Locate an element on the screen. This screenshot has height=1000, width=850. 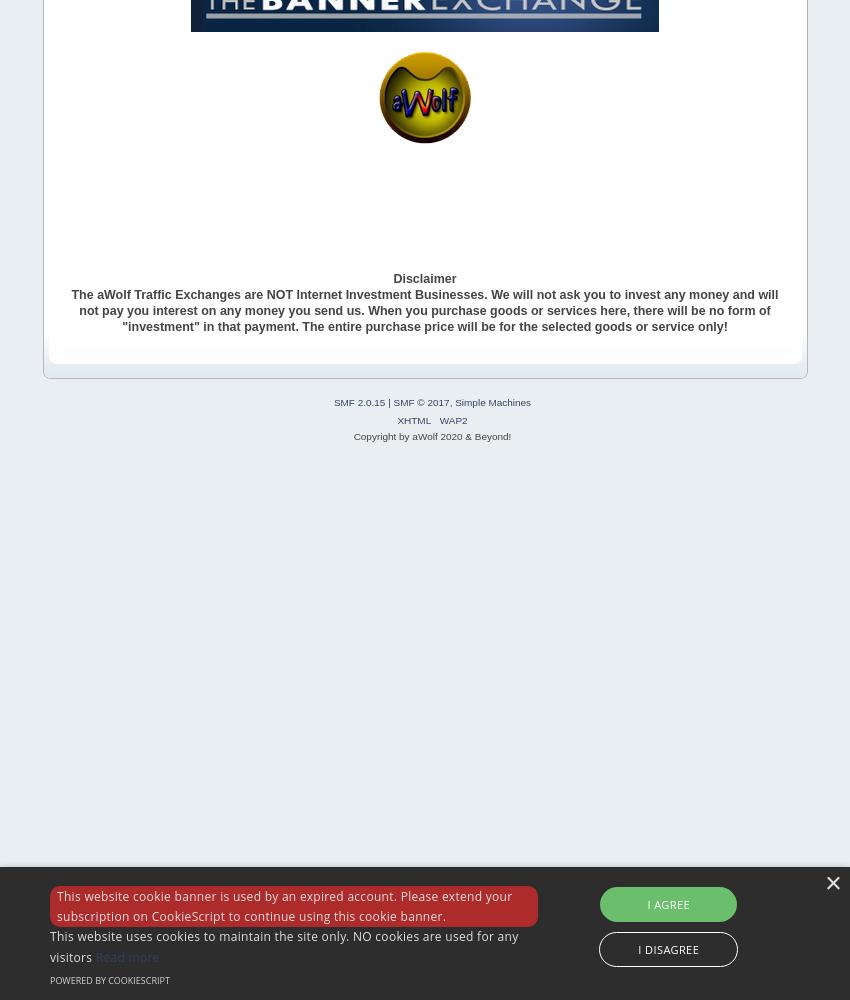
',' is located at coordinates (447, 402).